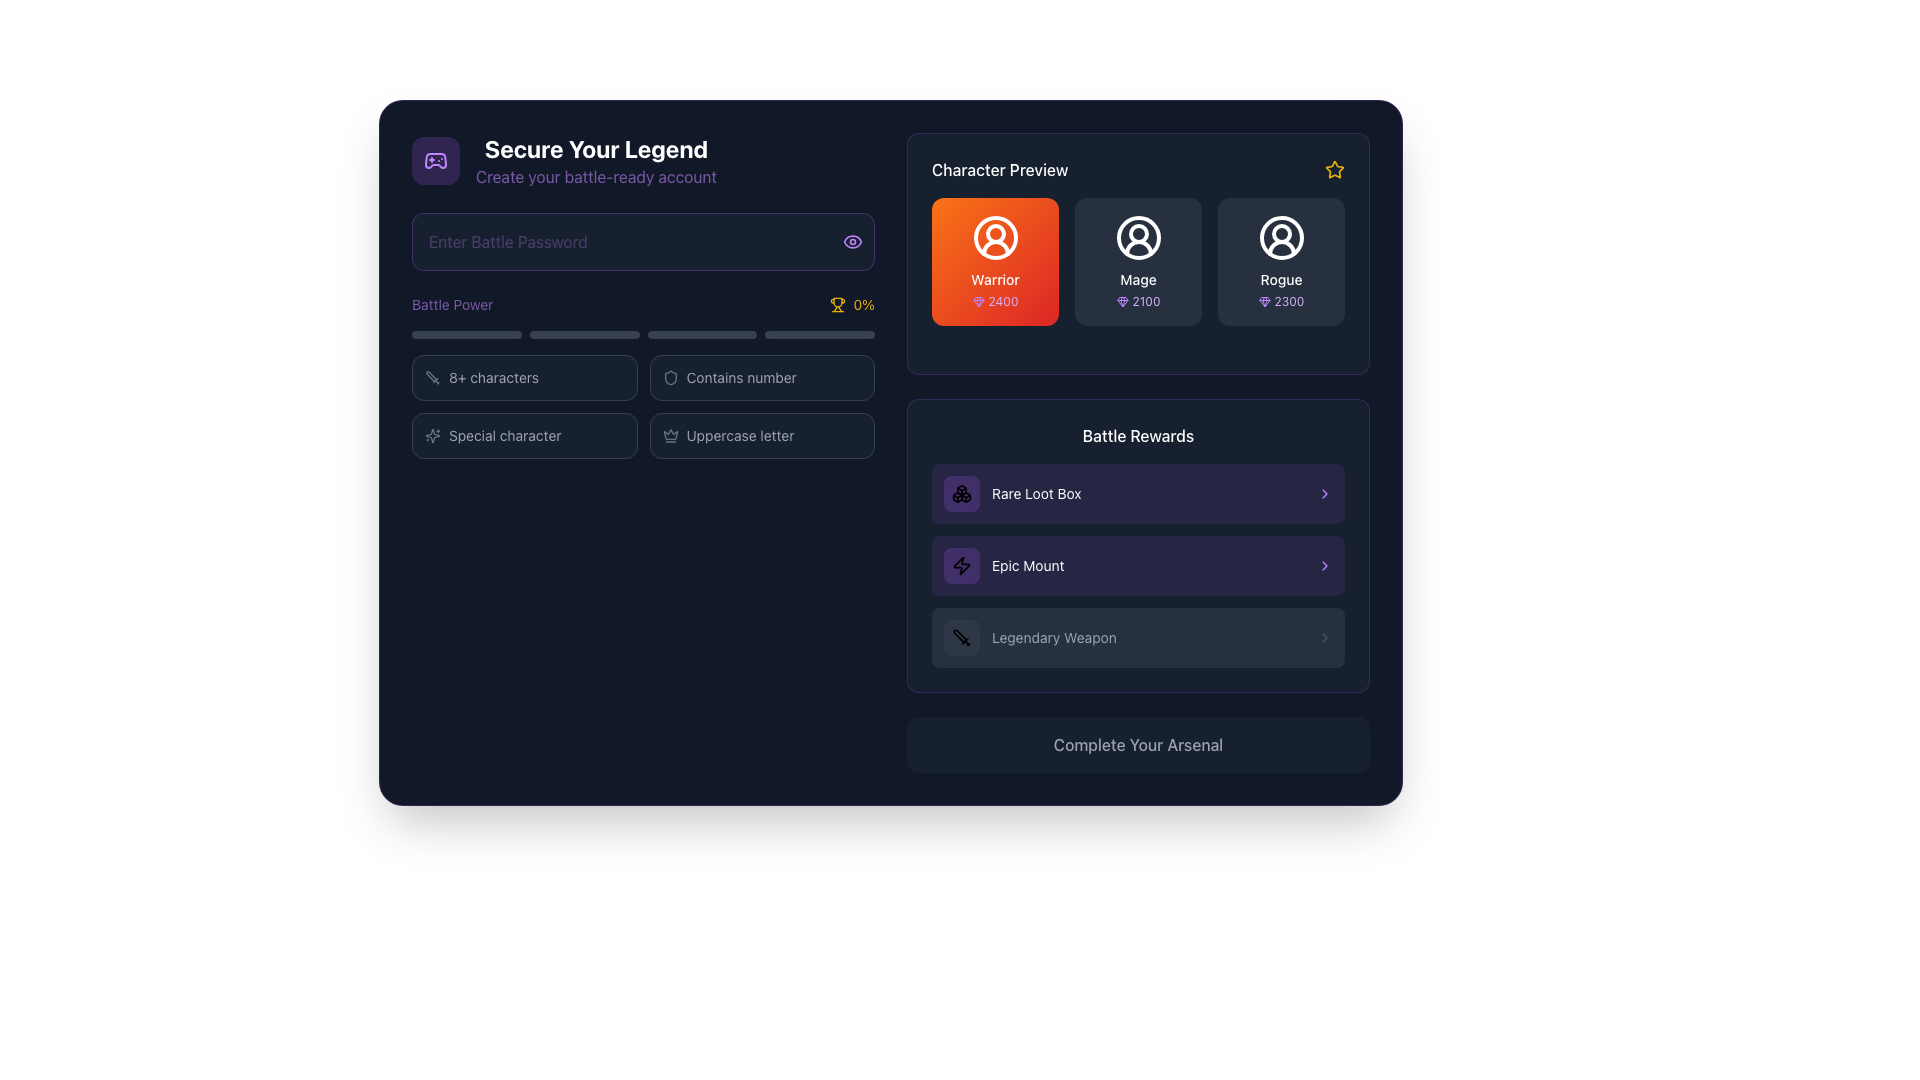 This screenshot has width=1920, height=1080. What do you see at coordinates (1138, 744) in the screenshot?
I see `the 'Complete Your Arsenal' button, which is a rectangular button with rounded corners and a dark gray background, located below the 'Battle Rewards' section` at bounding box center [1138, 744].